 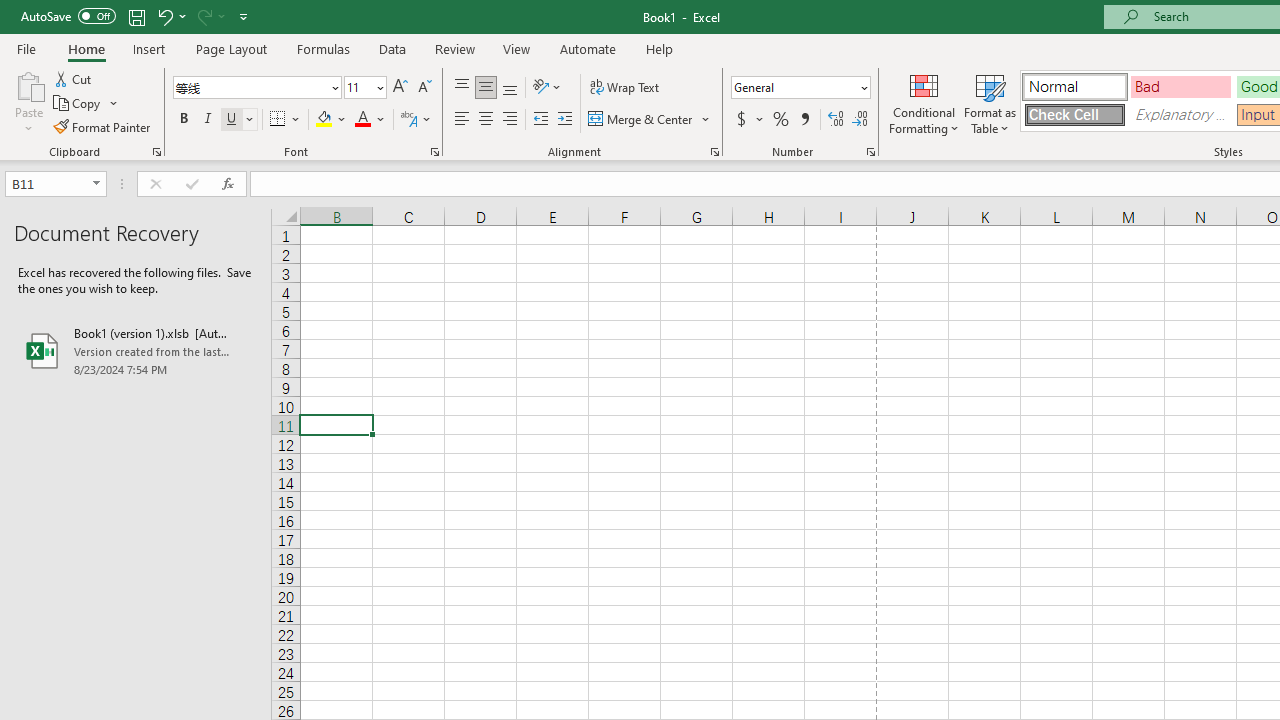 What do you see at coordinates (510, 86) in the screenshot?
I see `'Bottom Align'` at bounding box center [510, 86].